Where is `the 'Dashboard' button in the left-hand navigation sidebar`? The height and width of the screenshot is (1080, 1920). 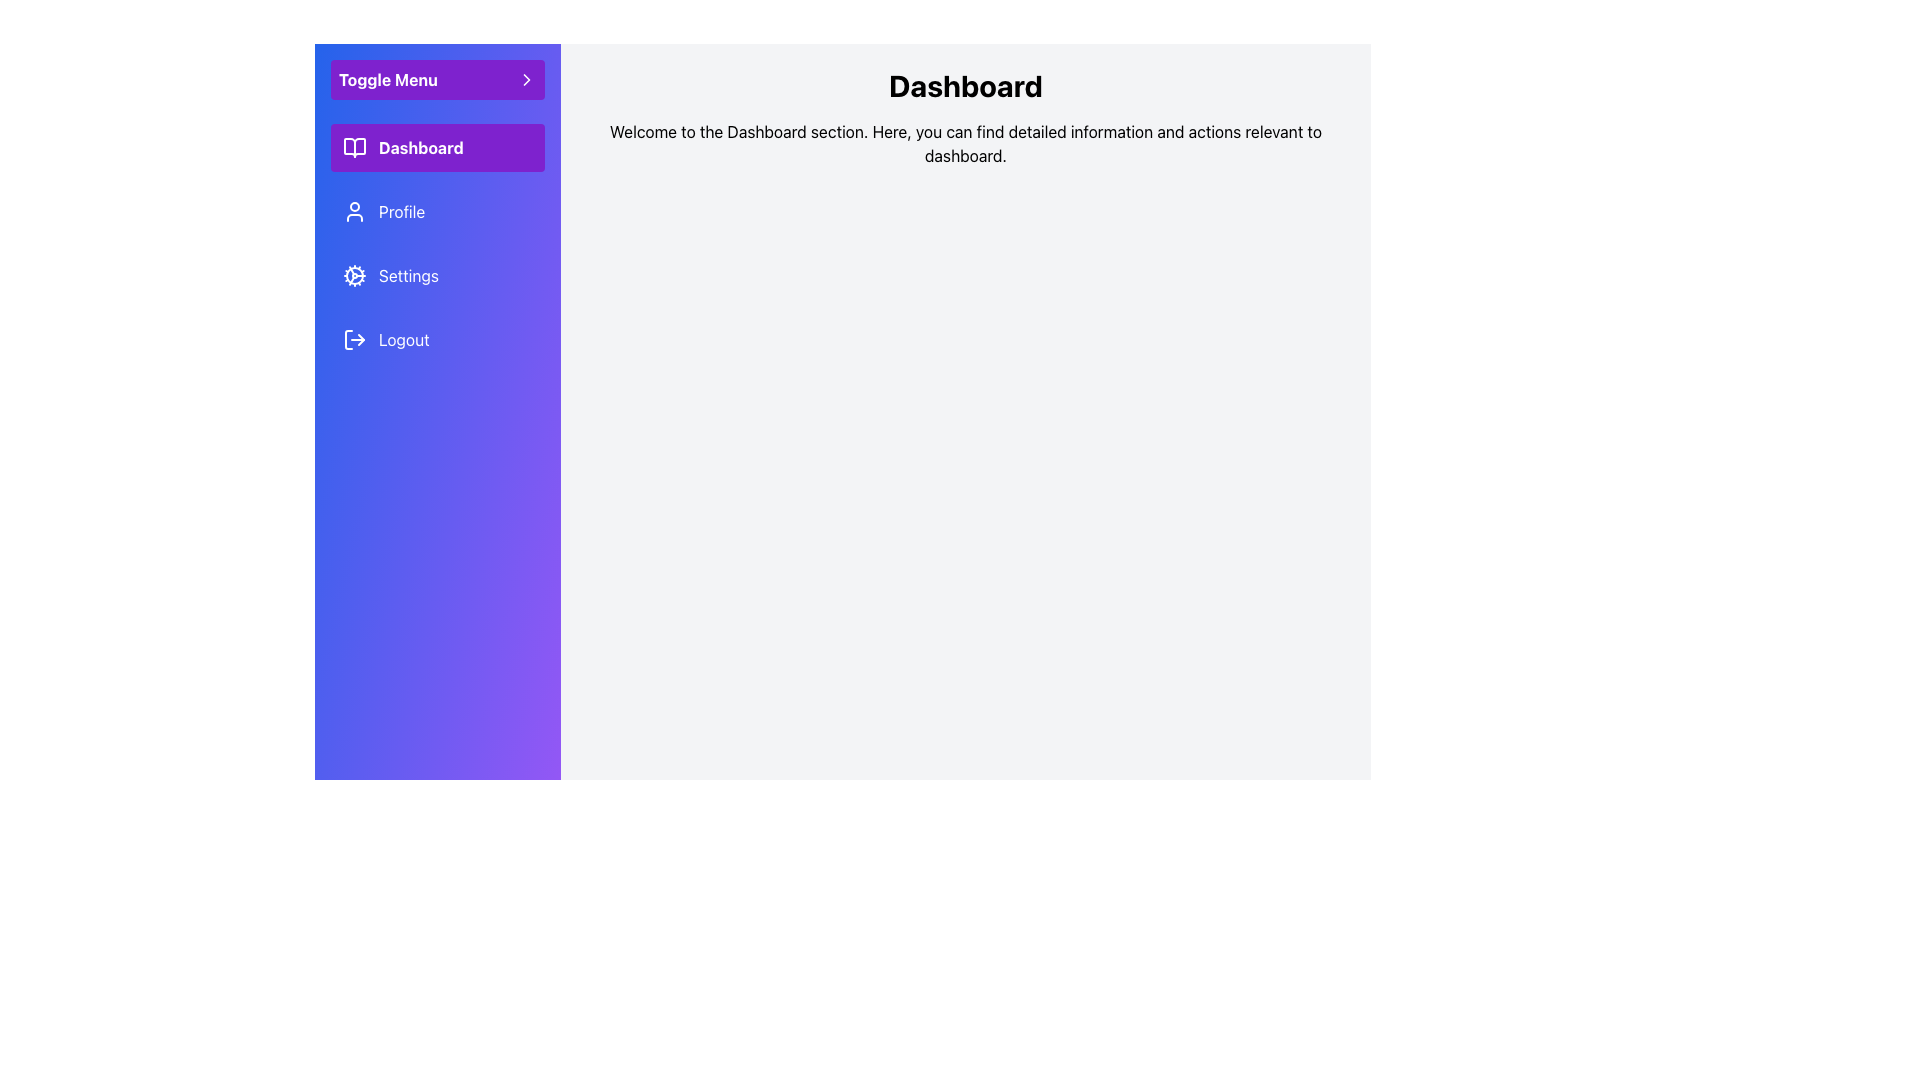
the 'Dashboard' button in the left-hand navigation sidebar is located at coordinates (436, 146).